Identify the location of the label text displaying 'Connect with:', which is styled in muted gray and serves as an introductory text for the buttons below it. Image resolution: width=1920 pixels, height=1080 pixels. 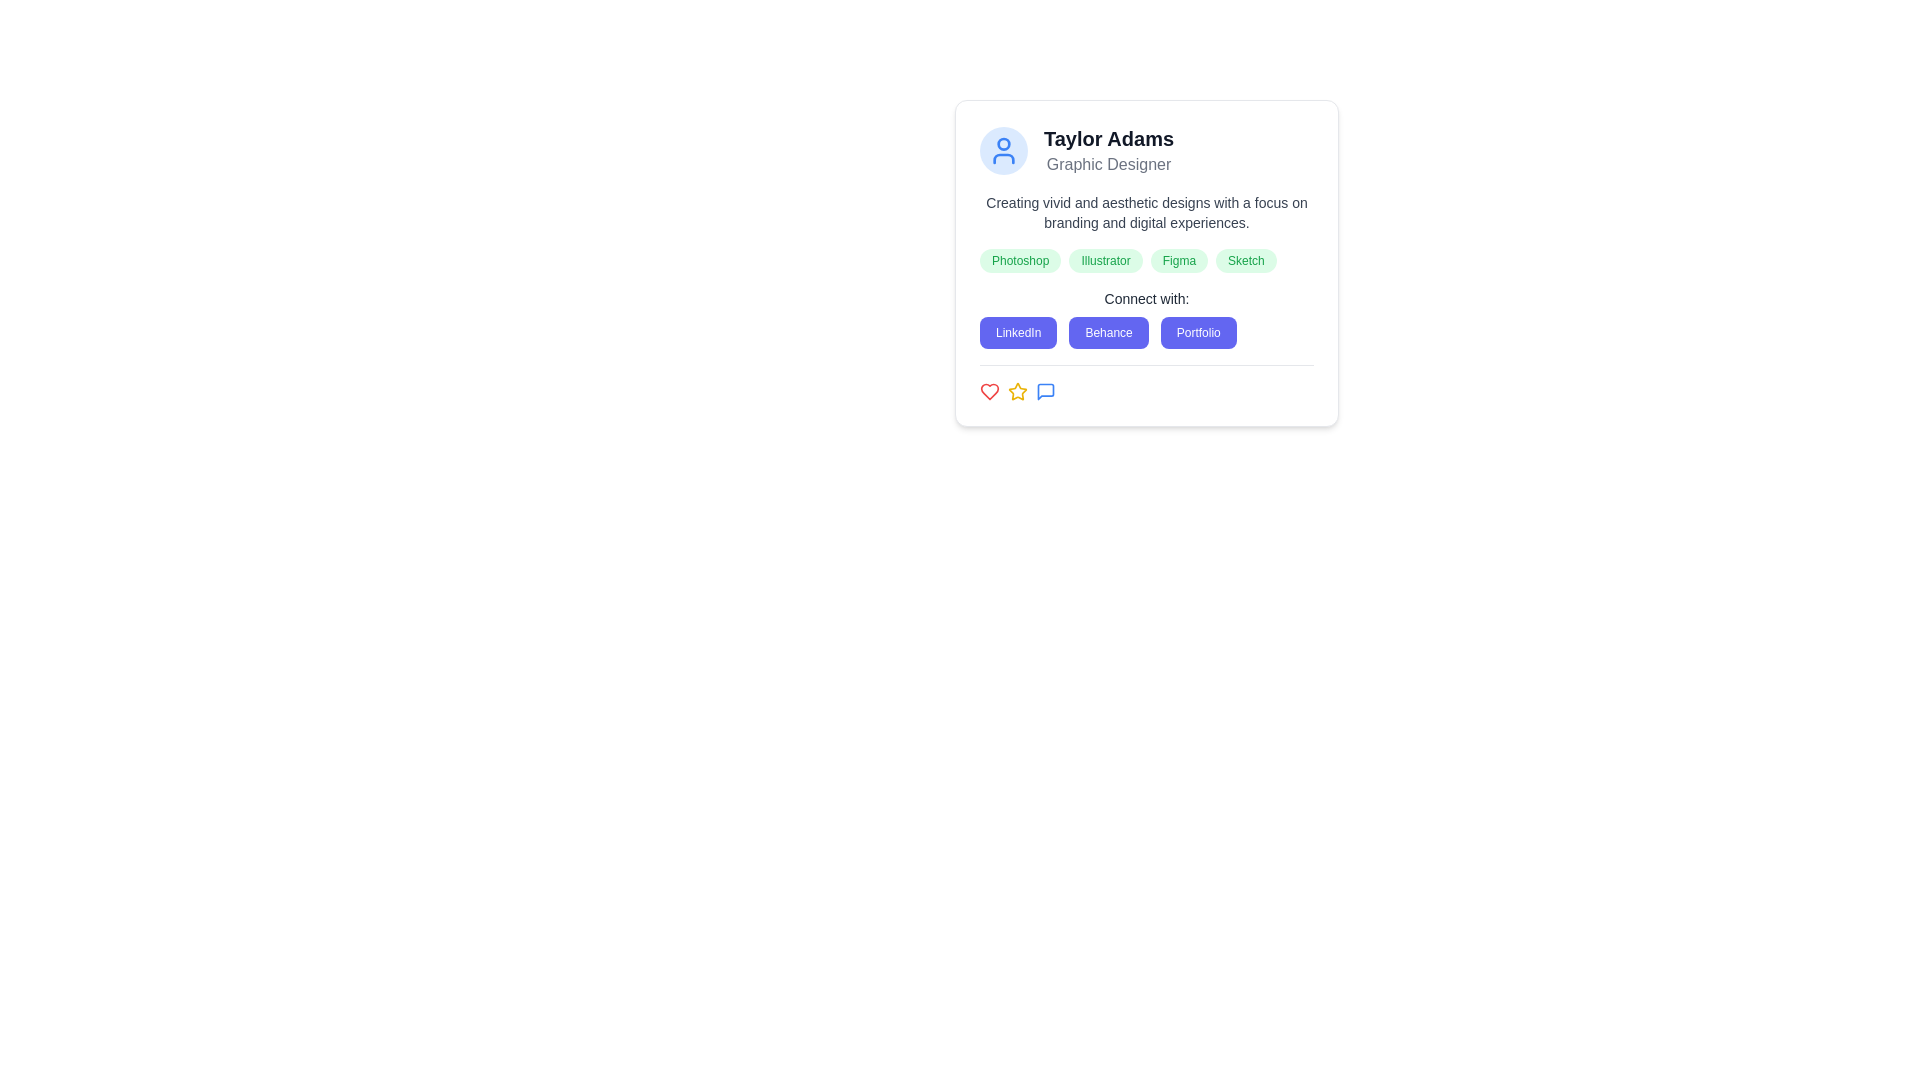
(1147, 299).